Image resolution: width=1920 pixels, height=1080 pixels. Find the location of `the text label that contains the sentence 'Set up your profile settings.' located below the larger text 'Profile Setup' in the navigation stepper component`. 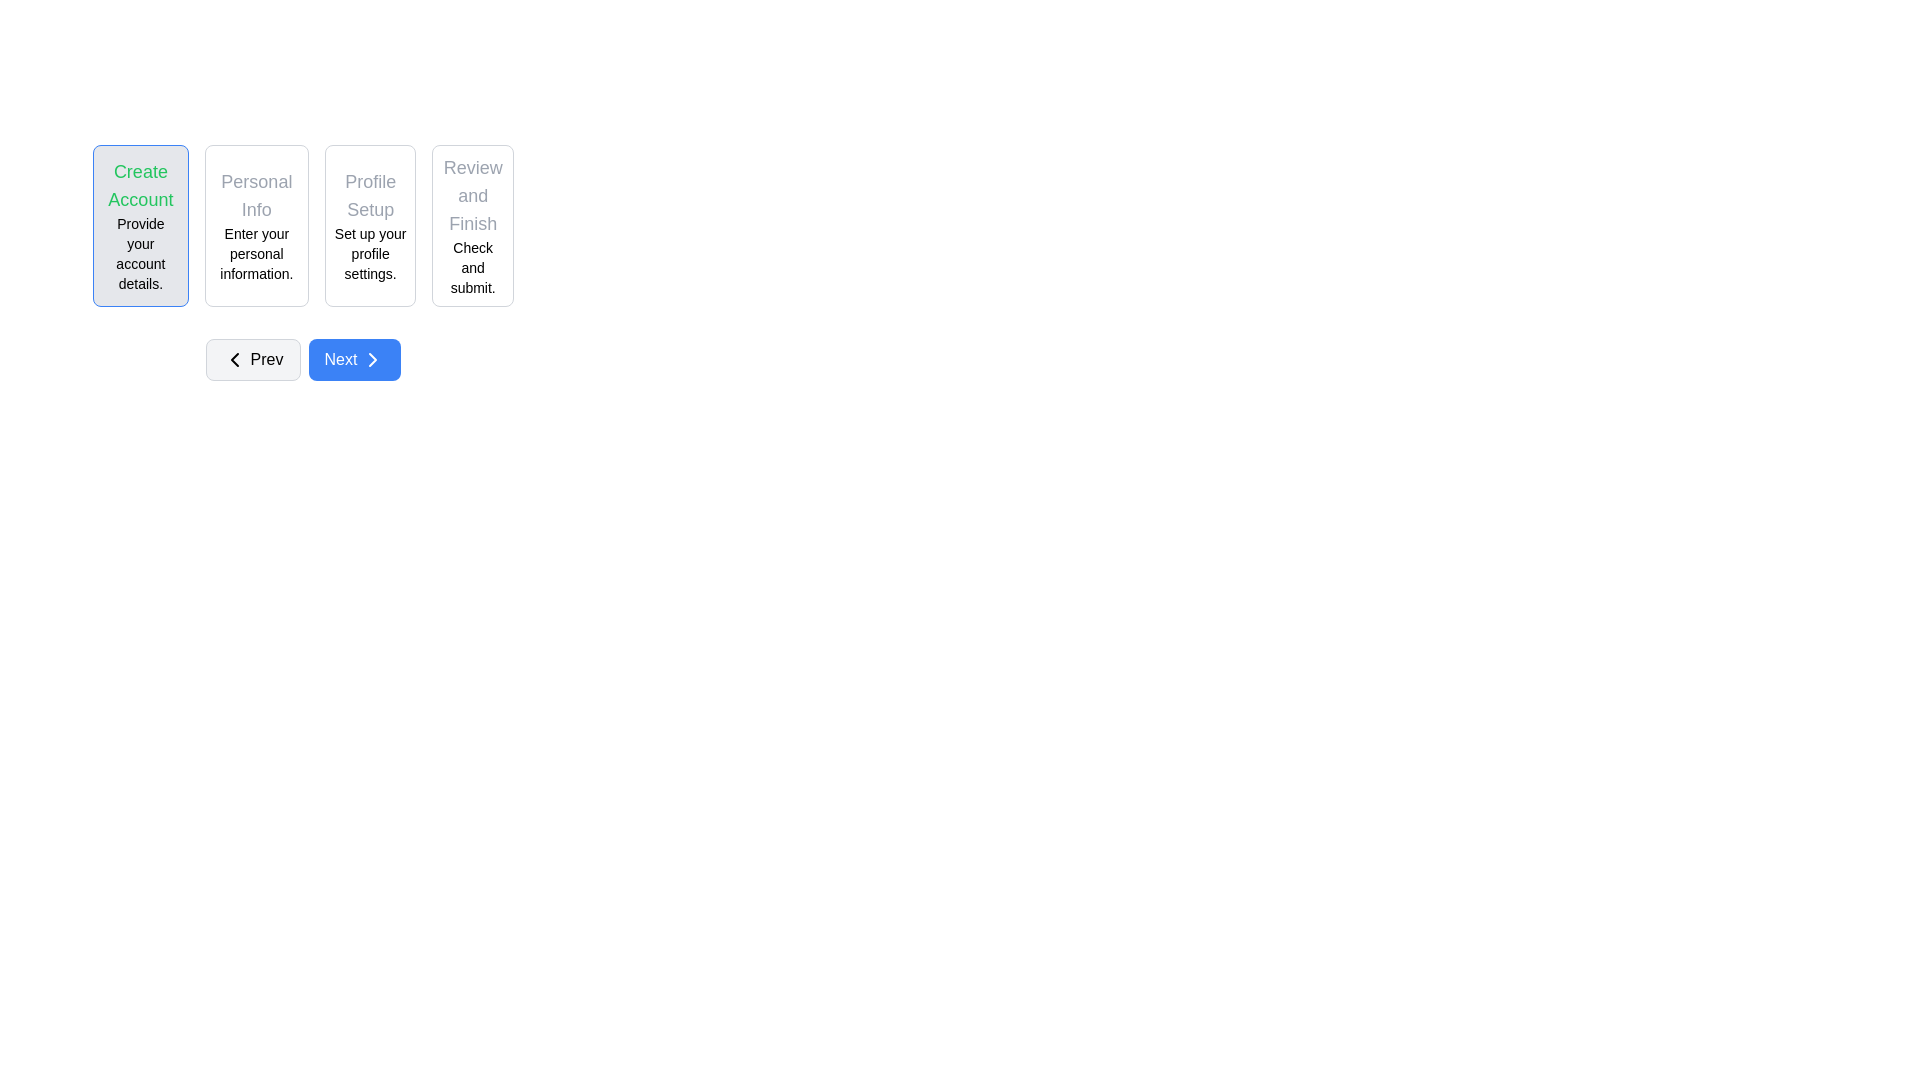

the text label that contains the sentence 'Set up your profile settings.' located below the larger text 'Profile Setup' in the navigation stepper component is located at coordinates (370, 253).